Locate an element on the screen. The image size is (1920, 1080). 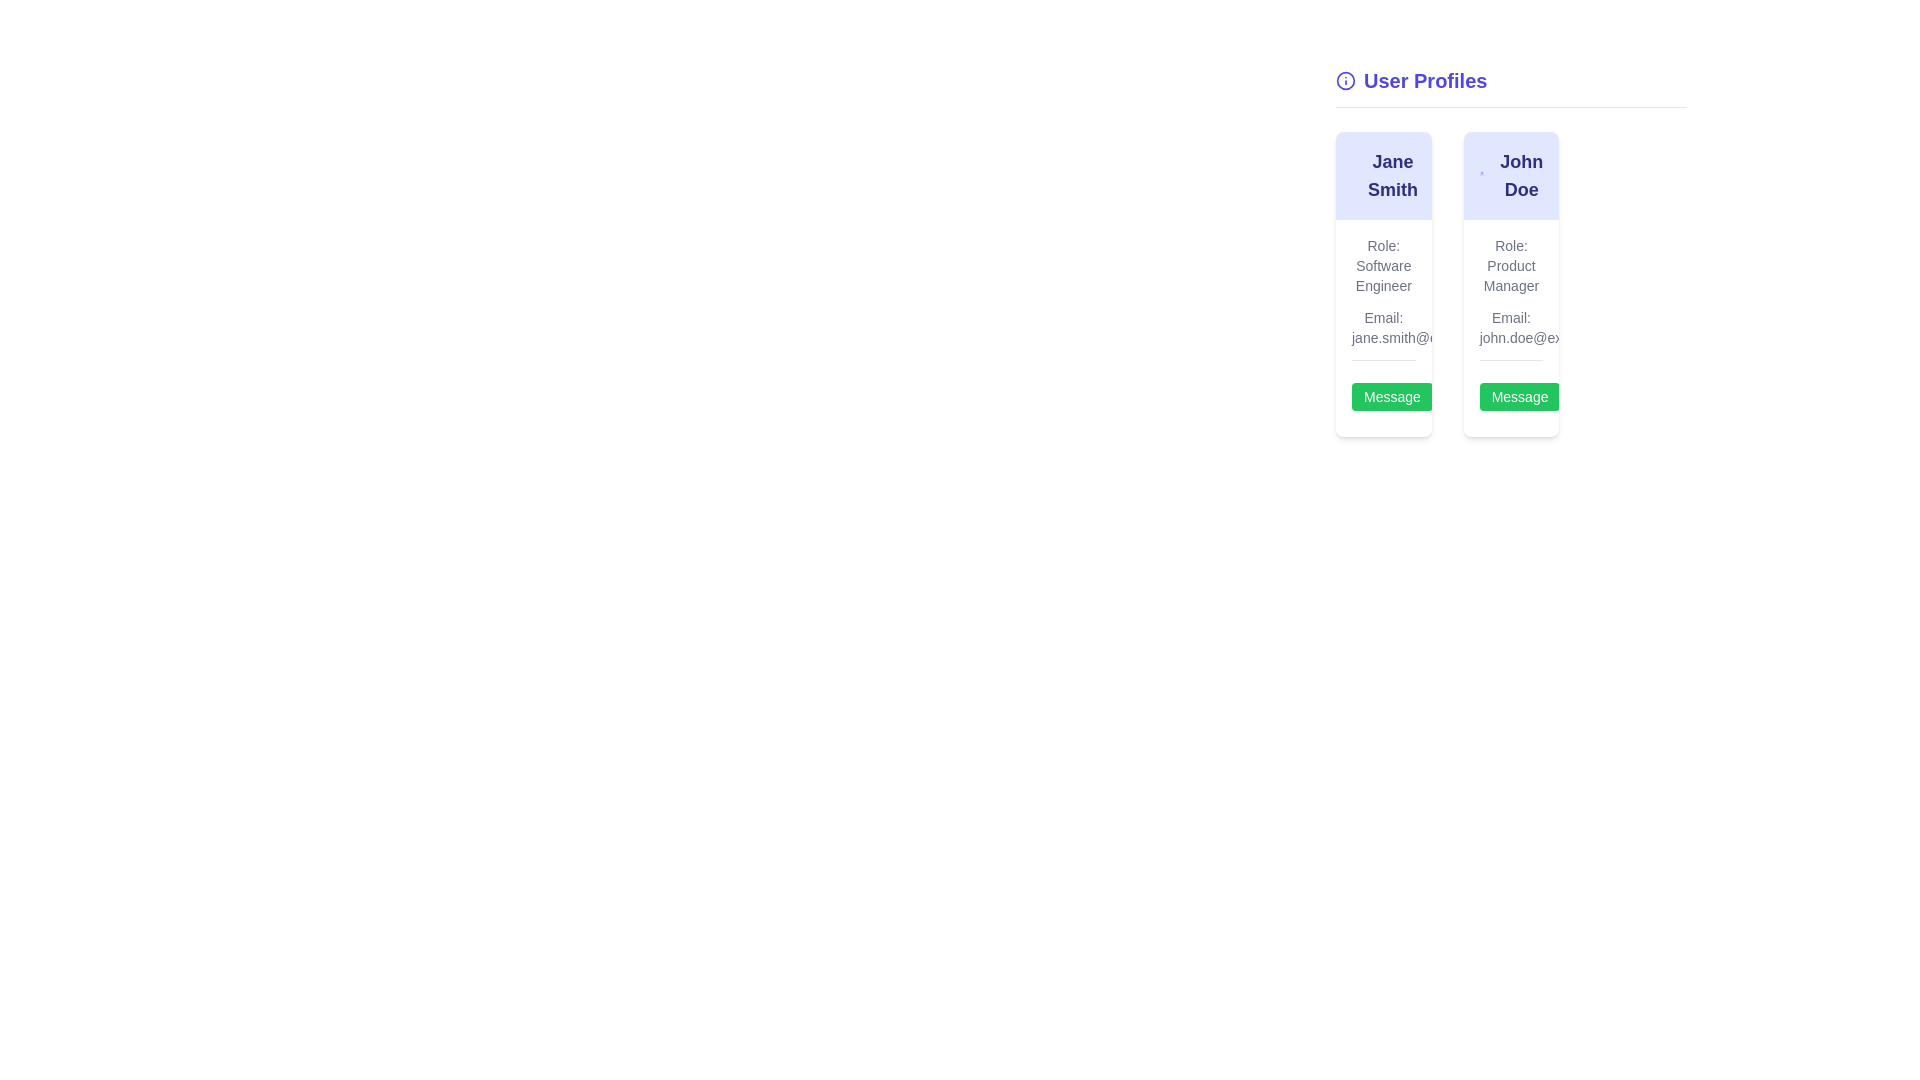
the static text label indicating the user's email address in Jane Smith's profile card, located in the top-left quadrant of the interface is located at coordinates (1382, 316).